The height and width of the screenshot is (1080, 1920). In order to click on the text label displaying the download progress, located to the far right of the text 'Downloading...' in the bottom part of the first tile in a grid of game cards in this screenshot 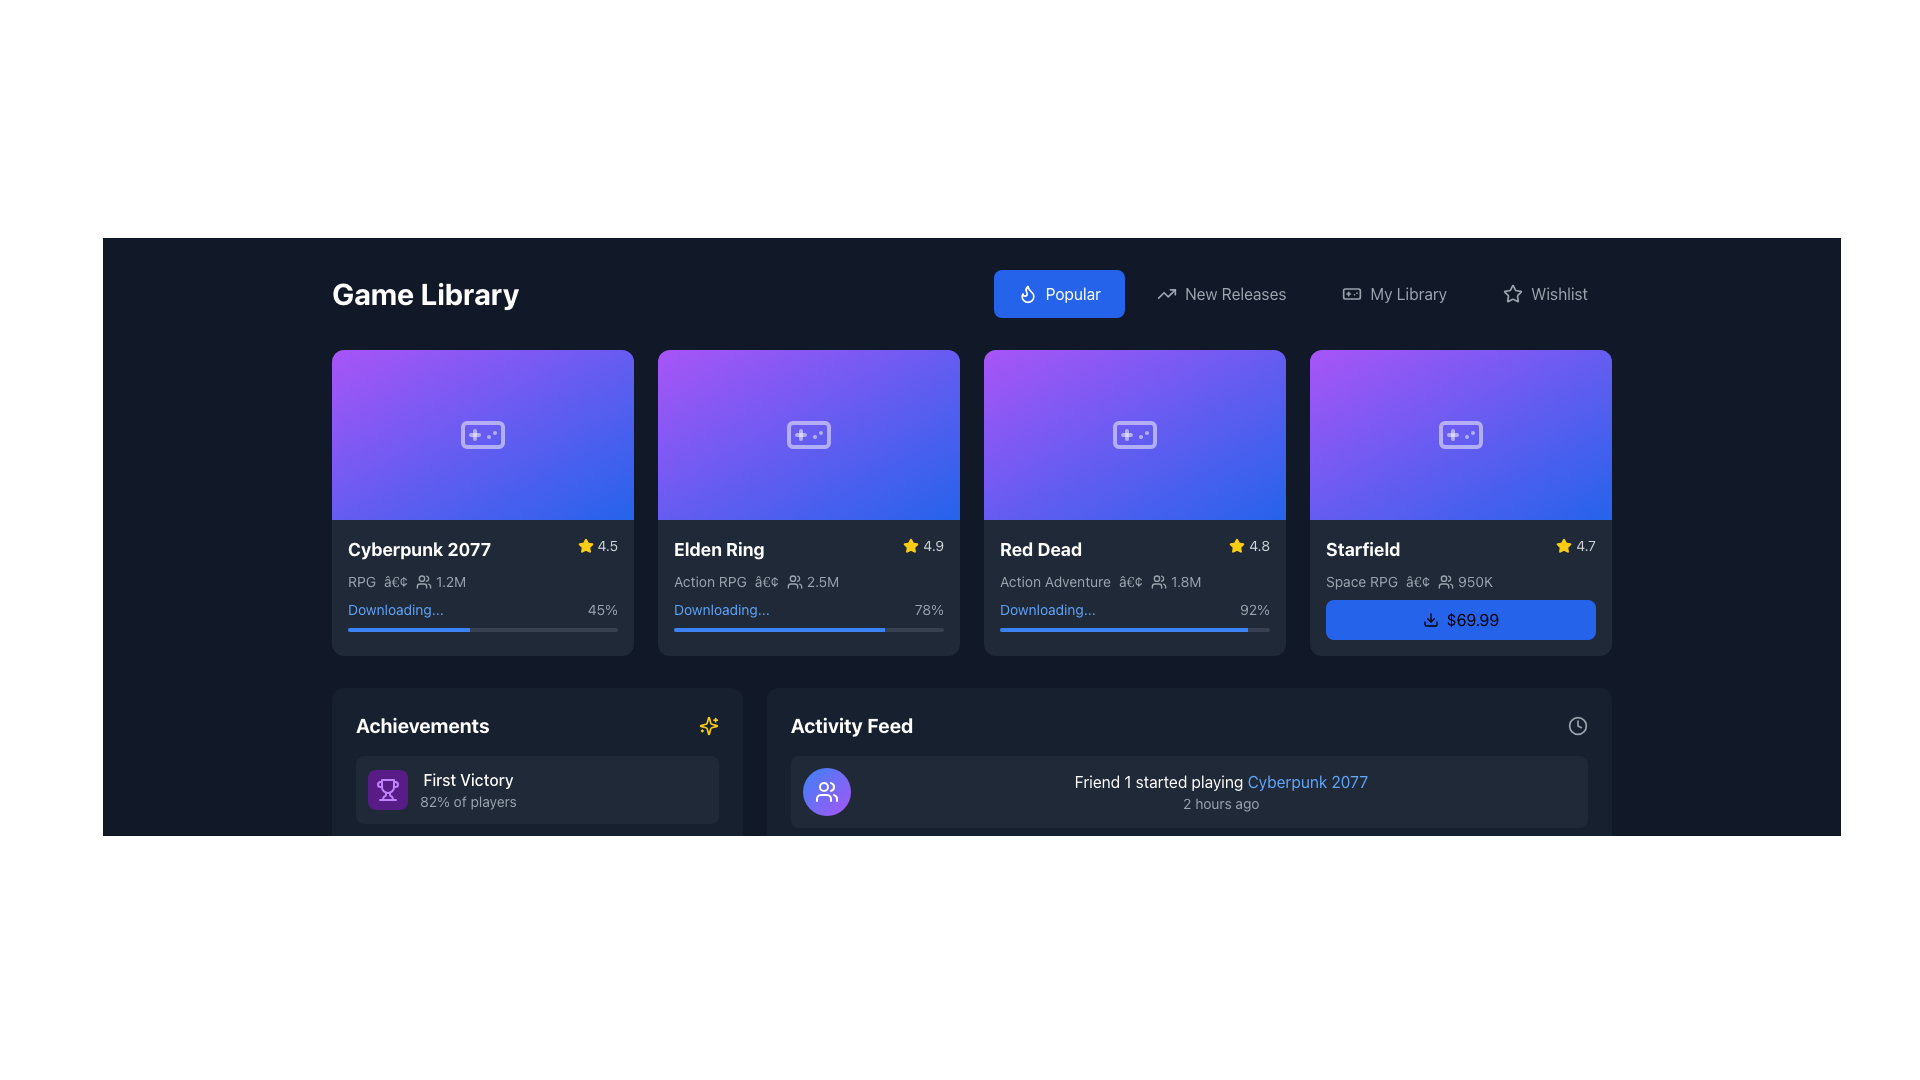, I will do `click(601, 608)`.